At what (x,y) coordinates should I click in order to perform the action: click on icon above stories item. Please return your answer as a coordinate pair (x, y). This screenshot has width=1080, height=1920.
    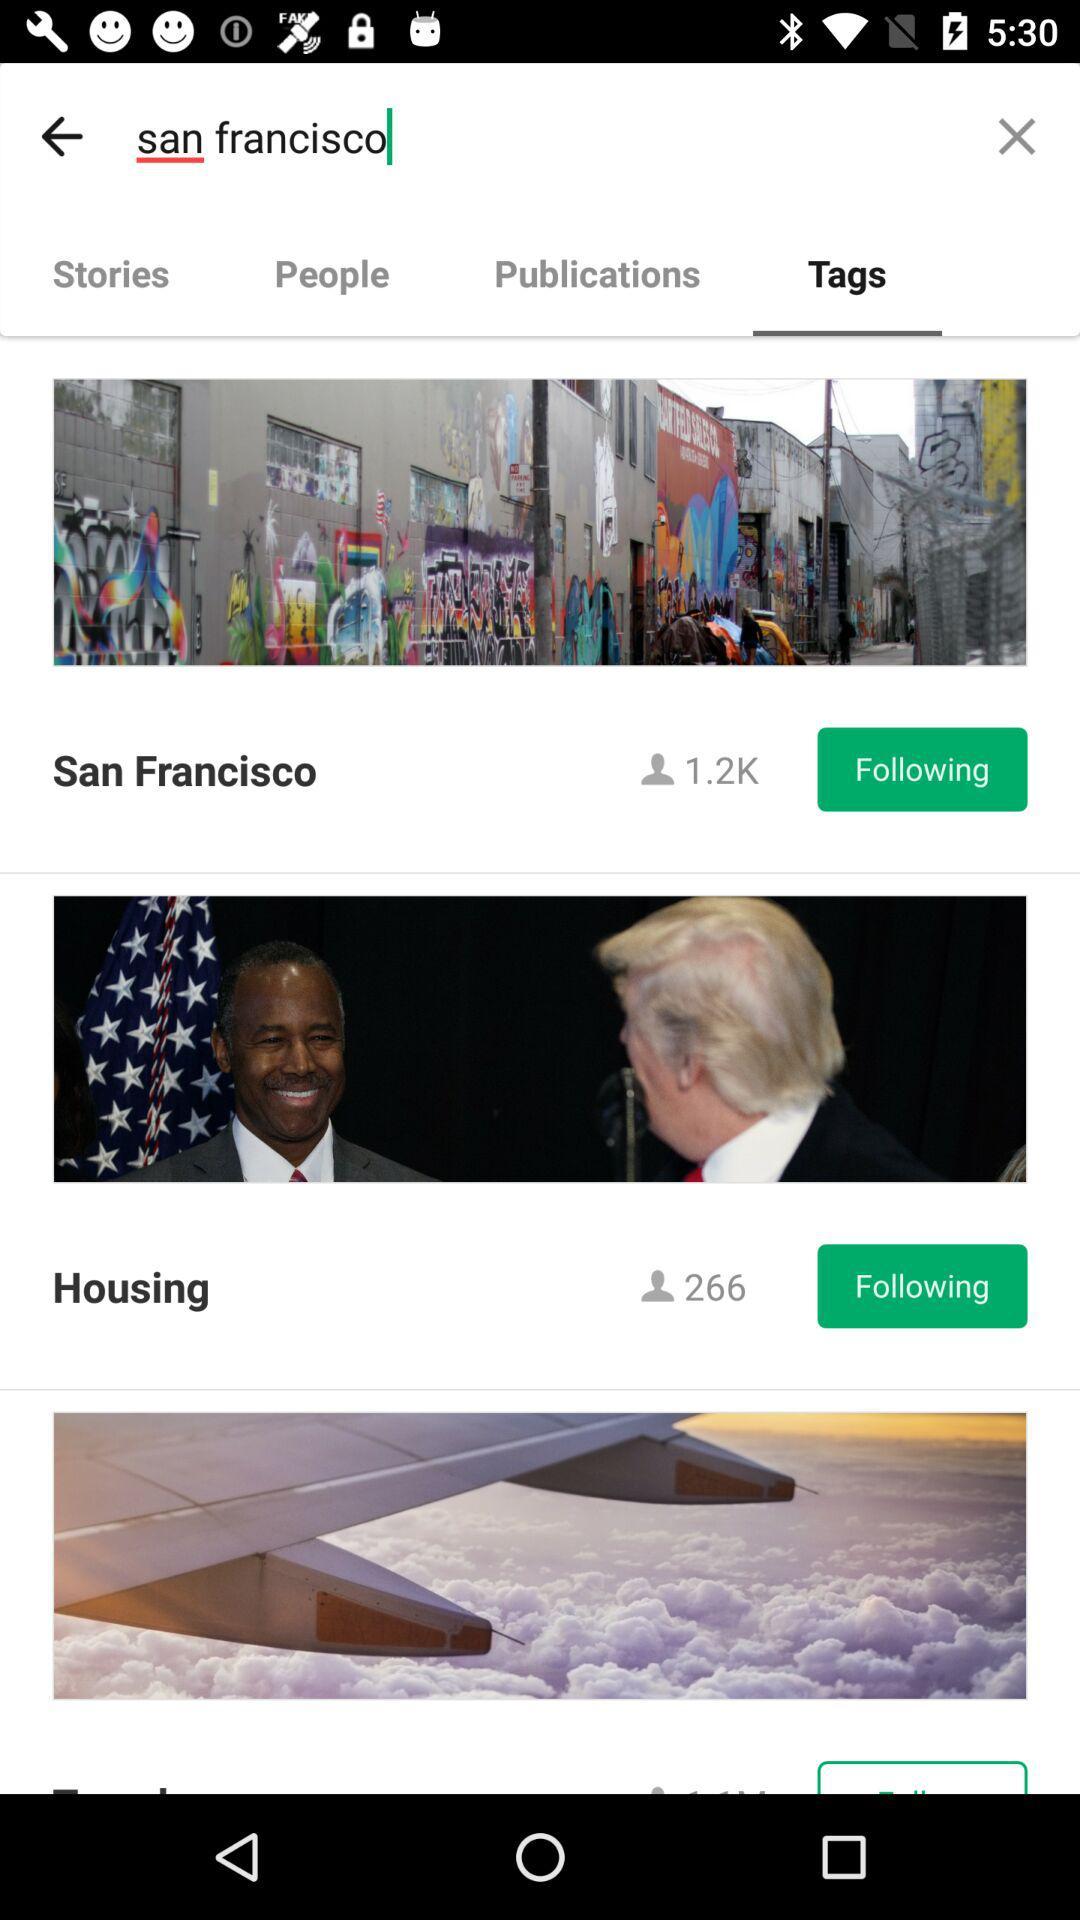
    Looking at the image, I should click on (61, 135).